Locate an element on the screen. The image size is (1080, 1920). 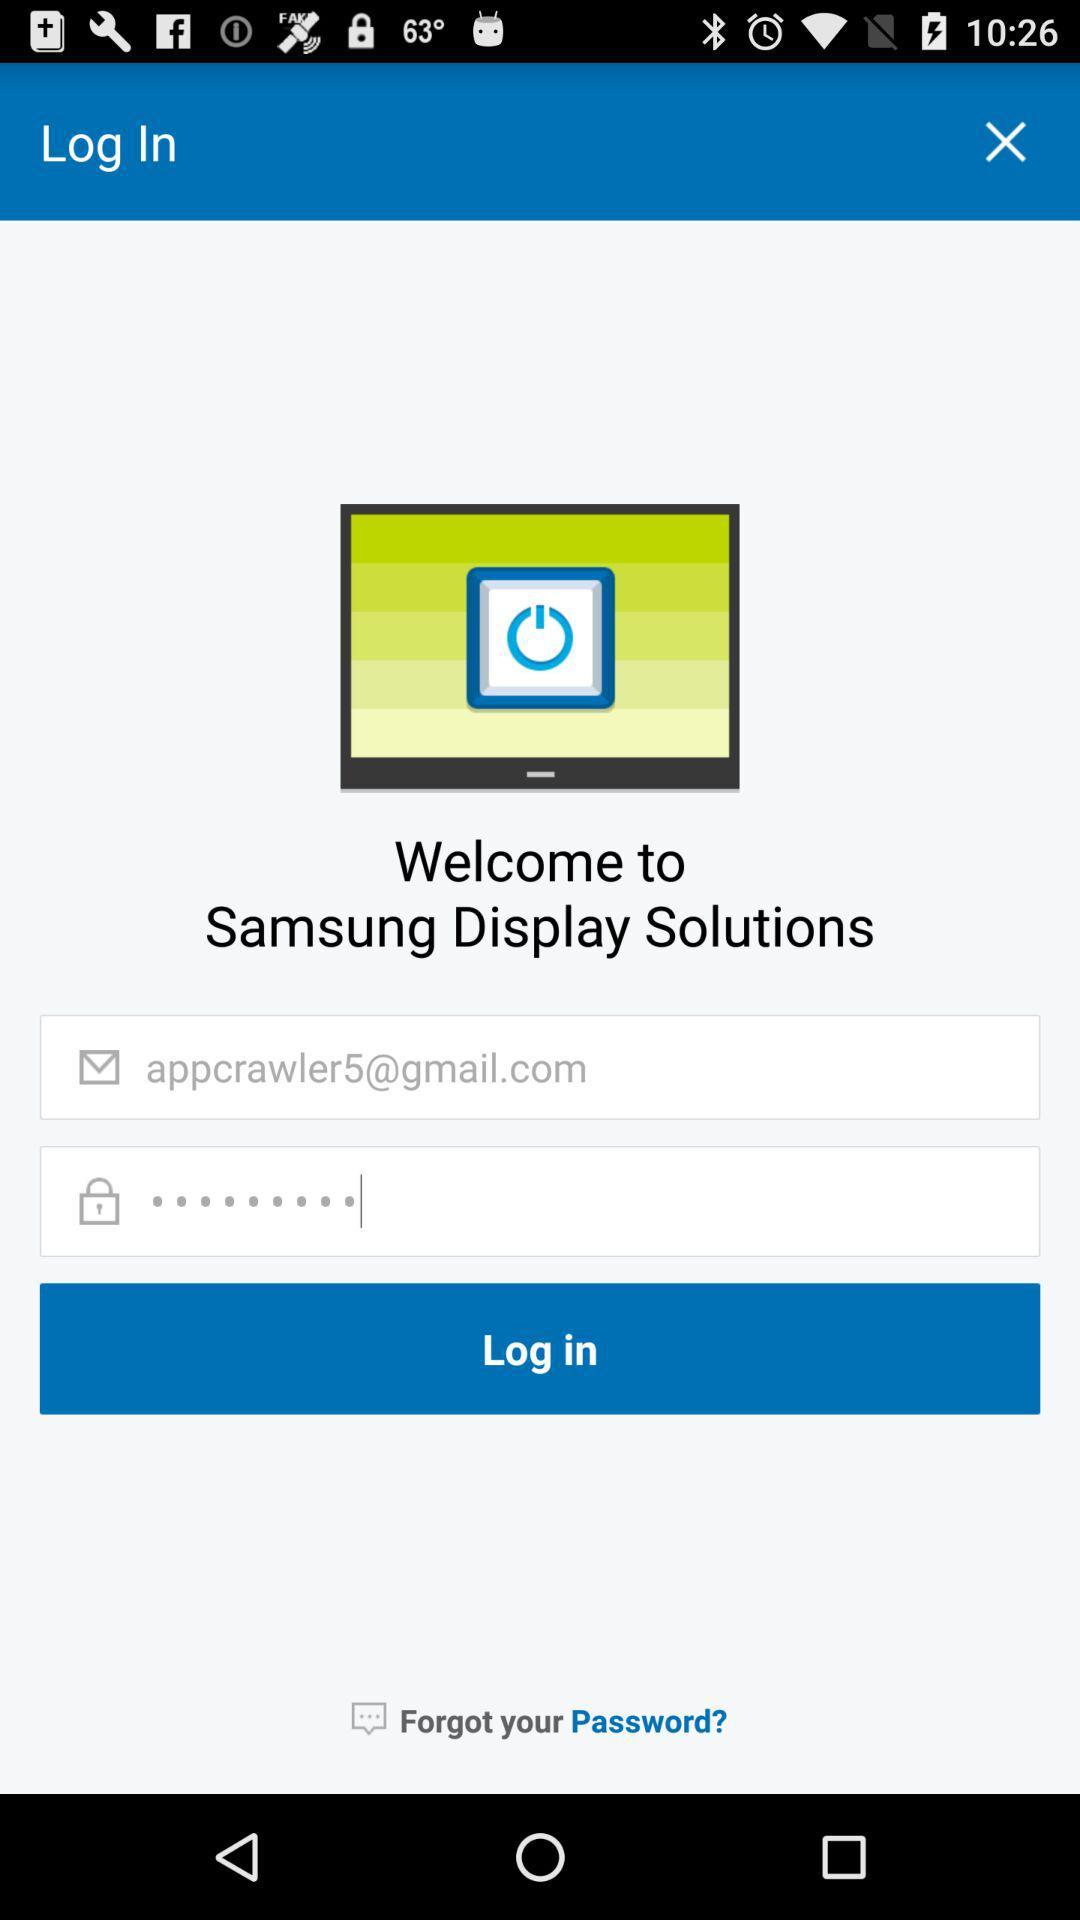
the icon beside the password field is located at coordinates (99, 1200).